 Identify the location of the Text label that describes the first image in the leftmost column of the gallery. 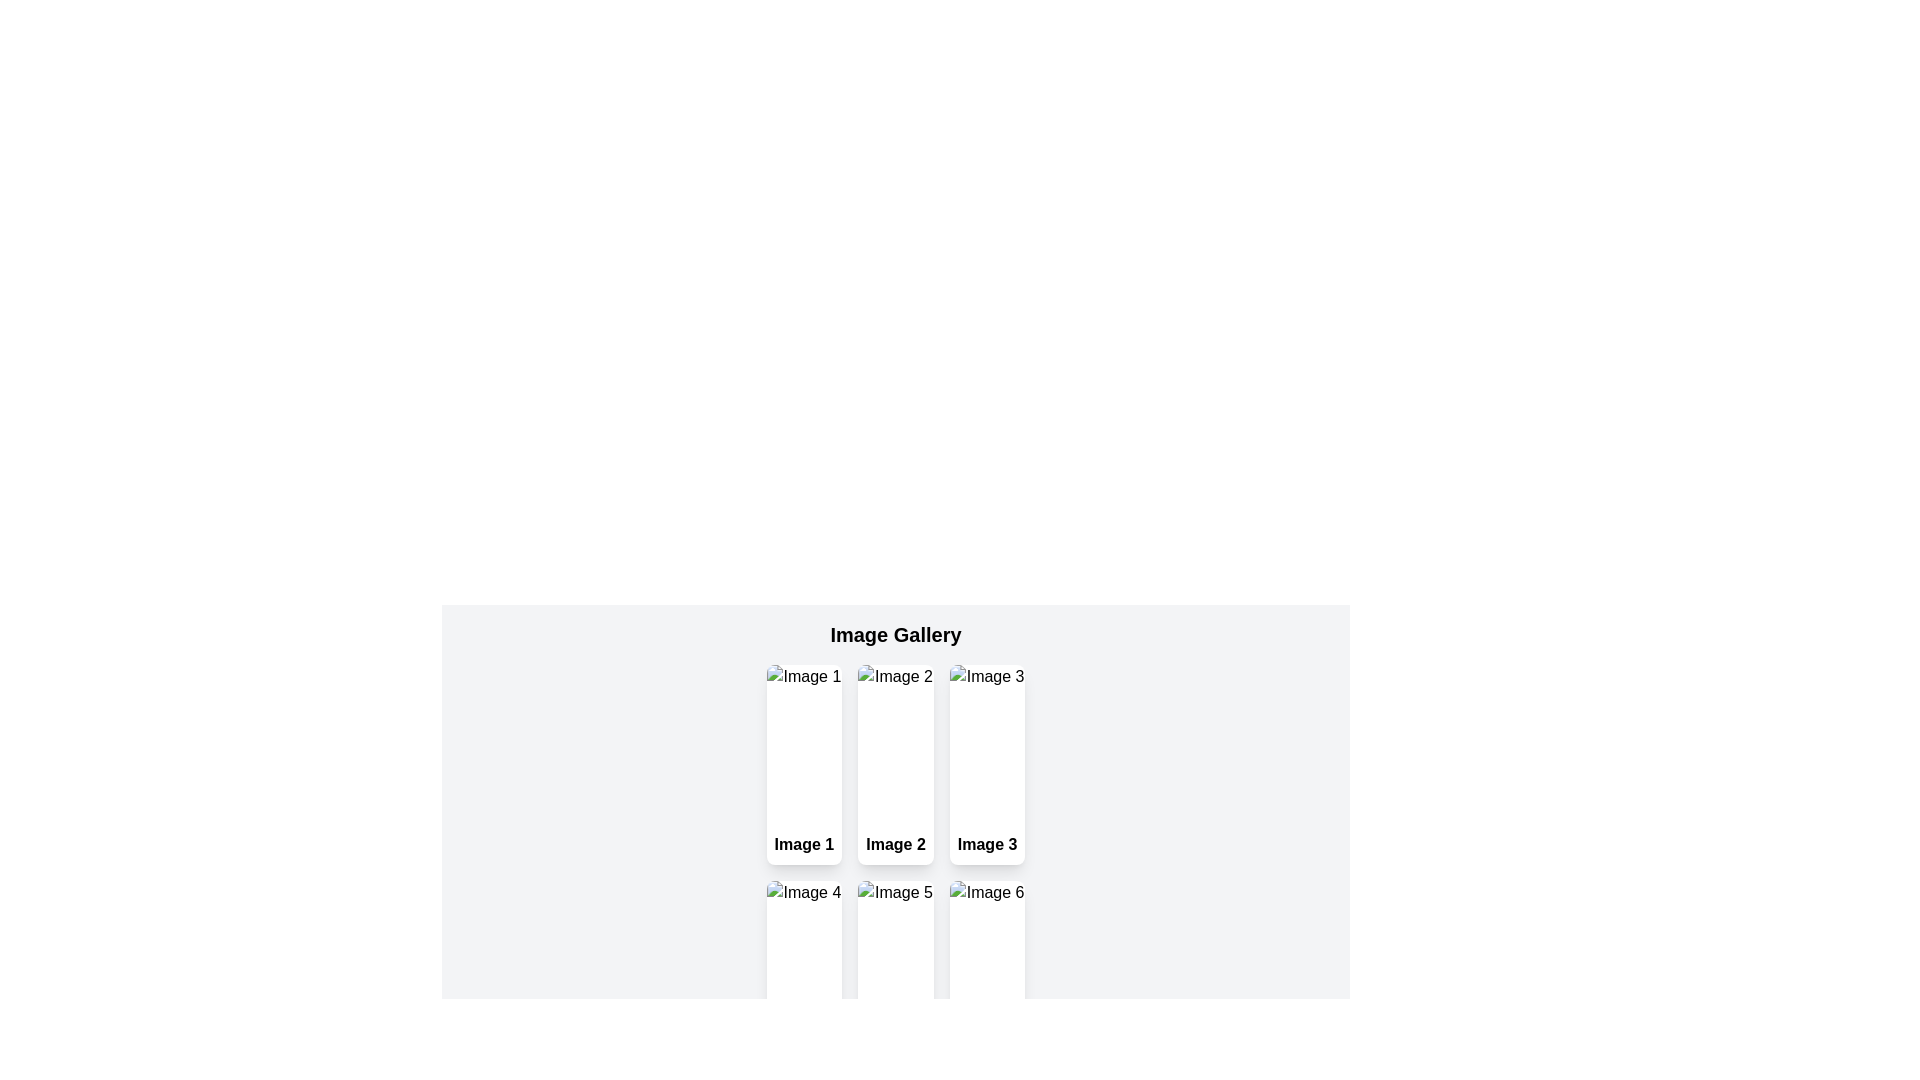
(804, 844).